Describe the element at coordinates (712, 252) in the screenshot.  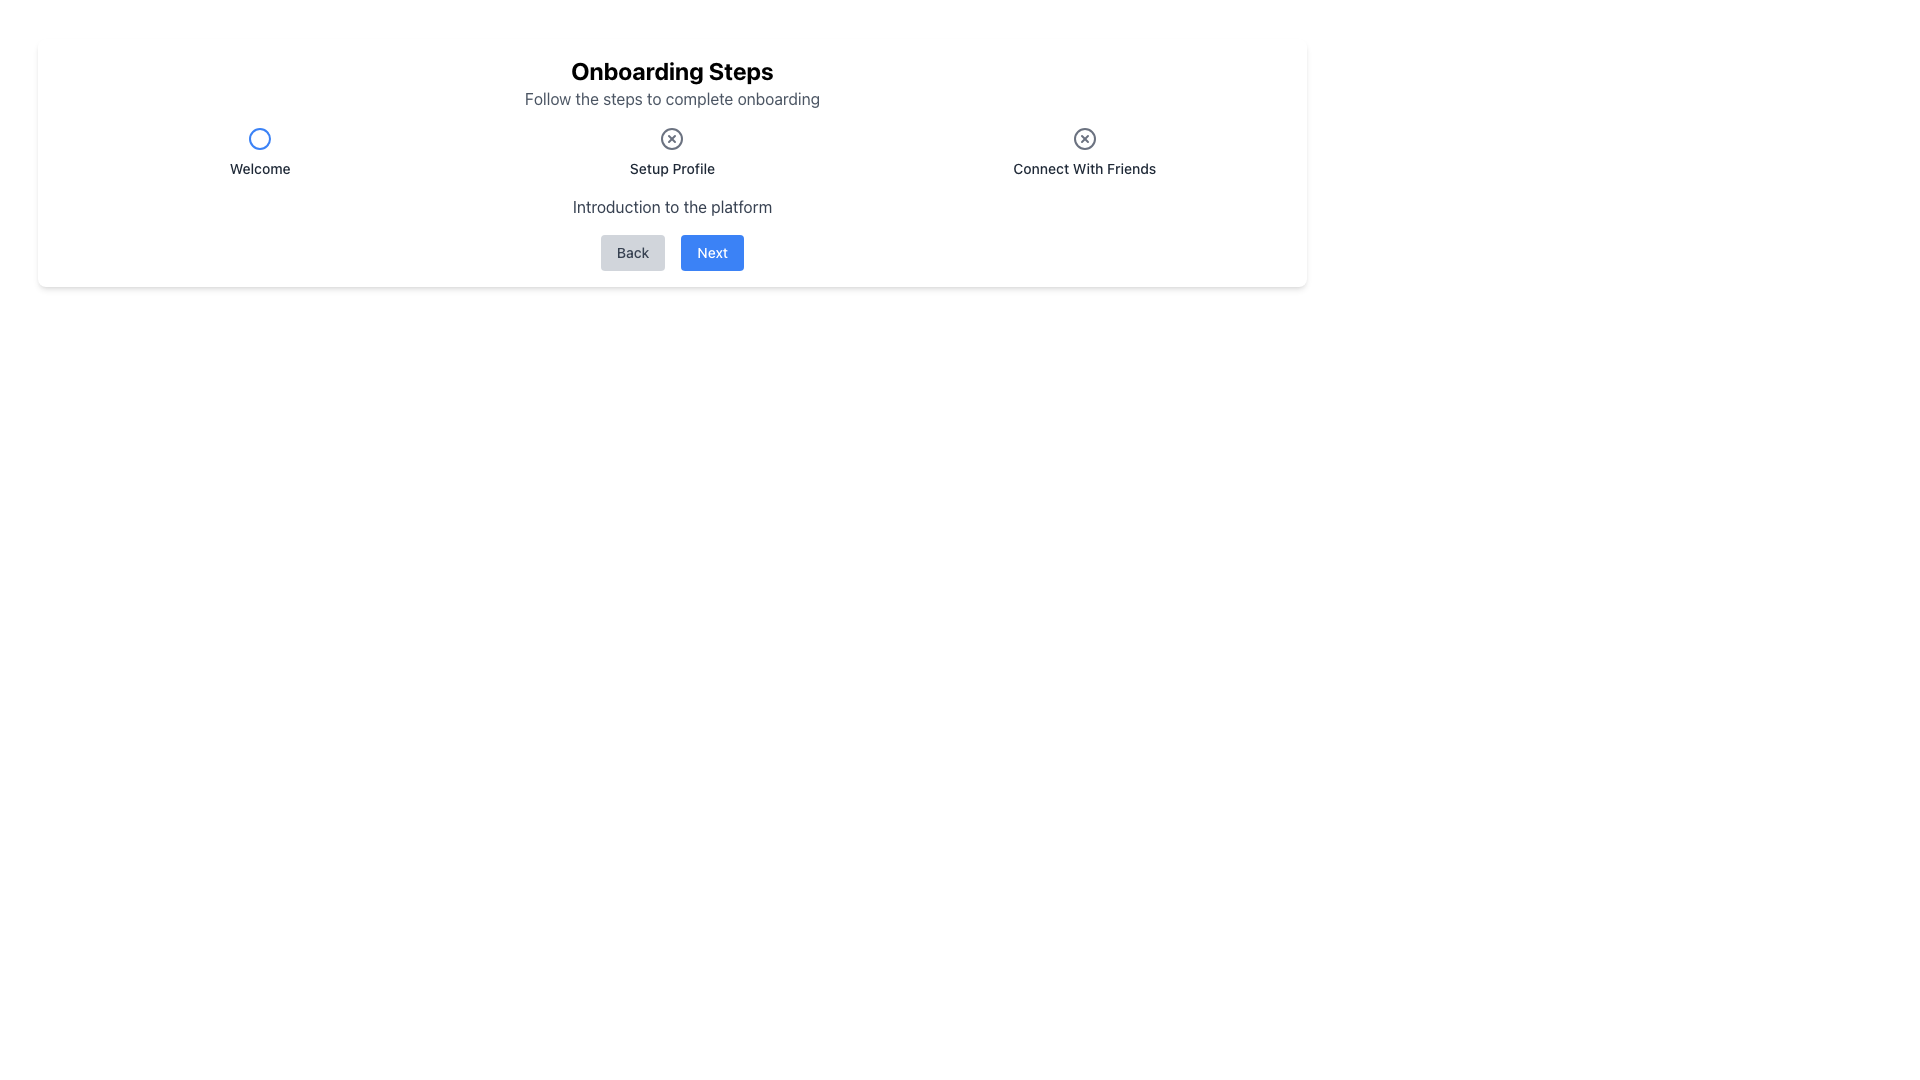
I see `the 'Next' button located at the bottom of the 'Onboarding Steps' interface` at that location.